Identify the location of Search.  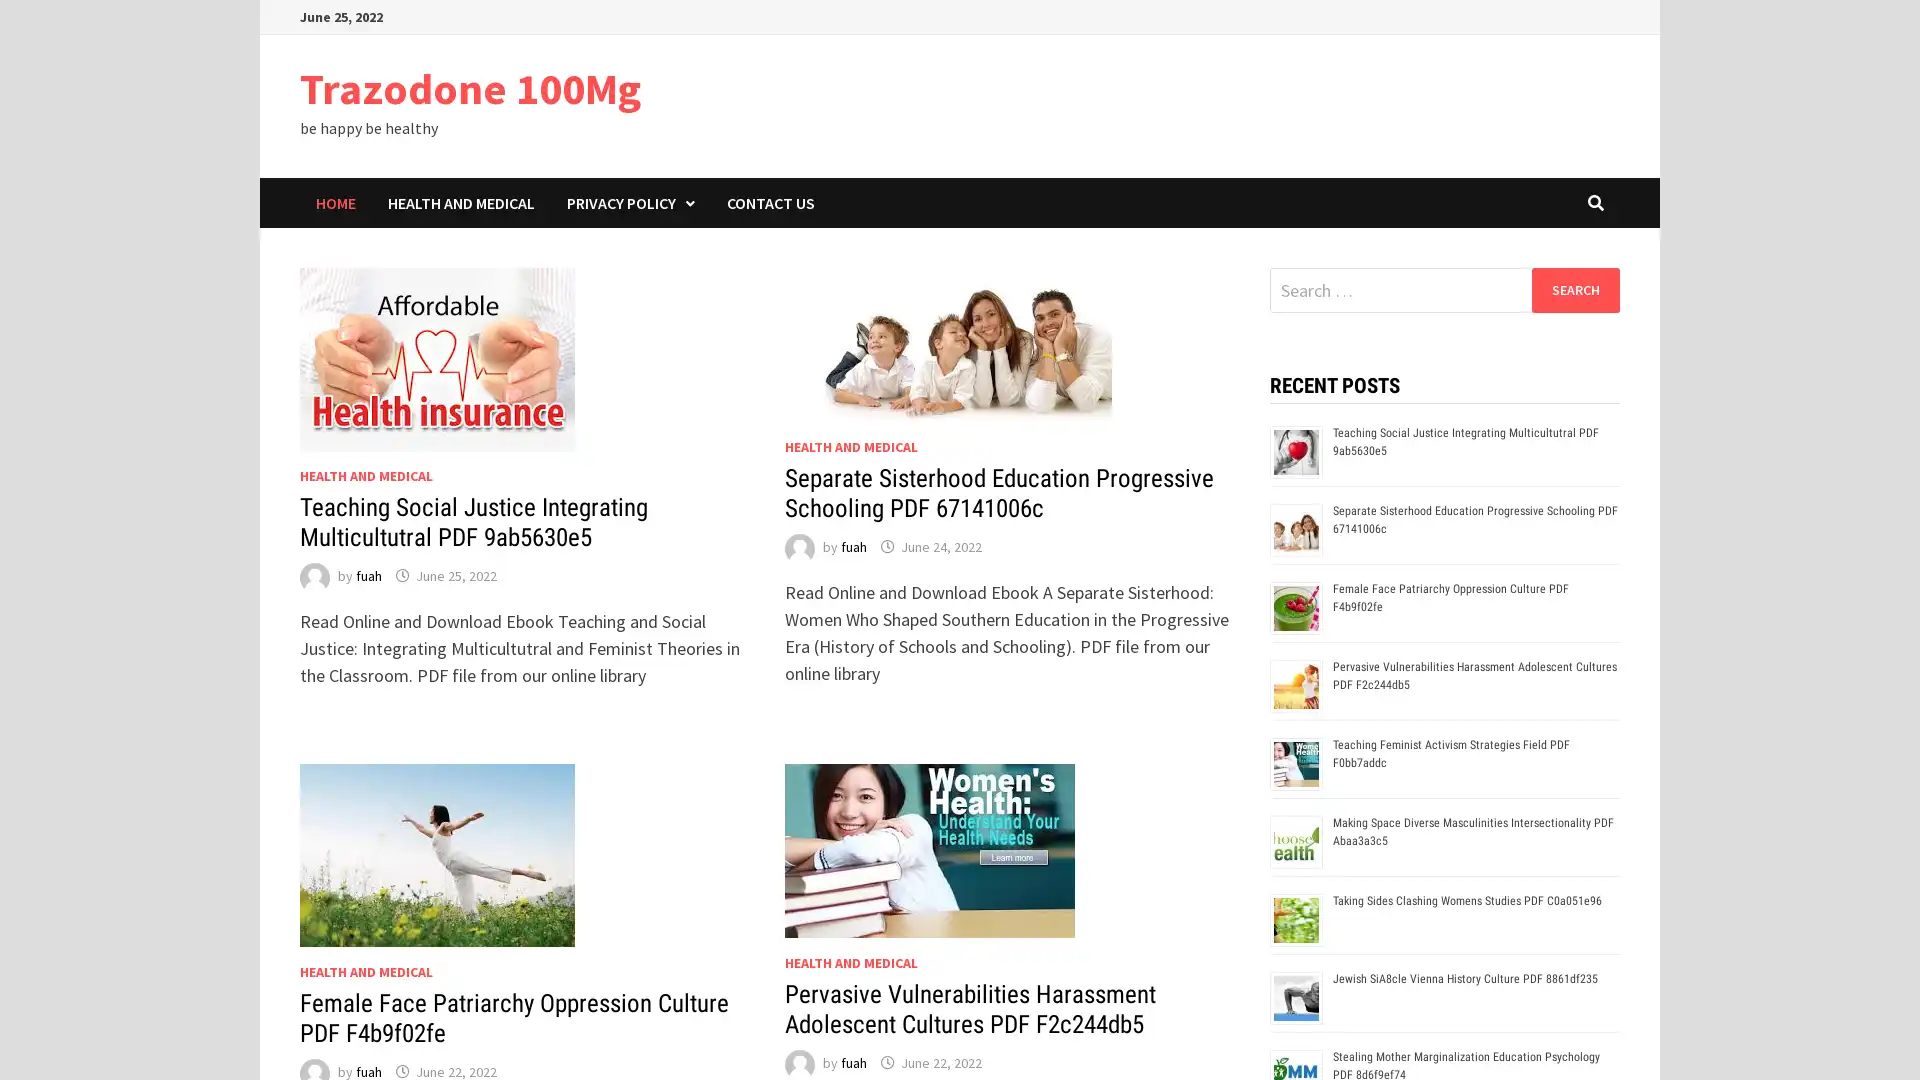
(1574, 289).